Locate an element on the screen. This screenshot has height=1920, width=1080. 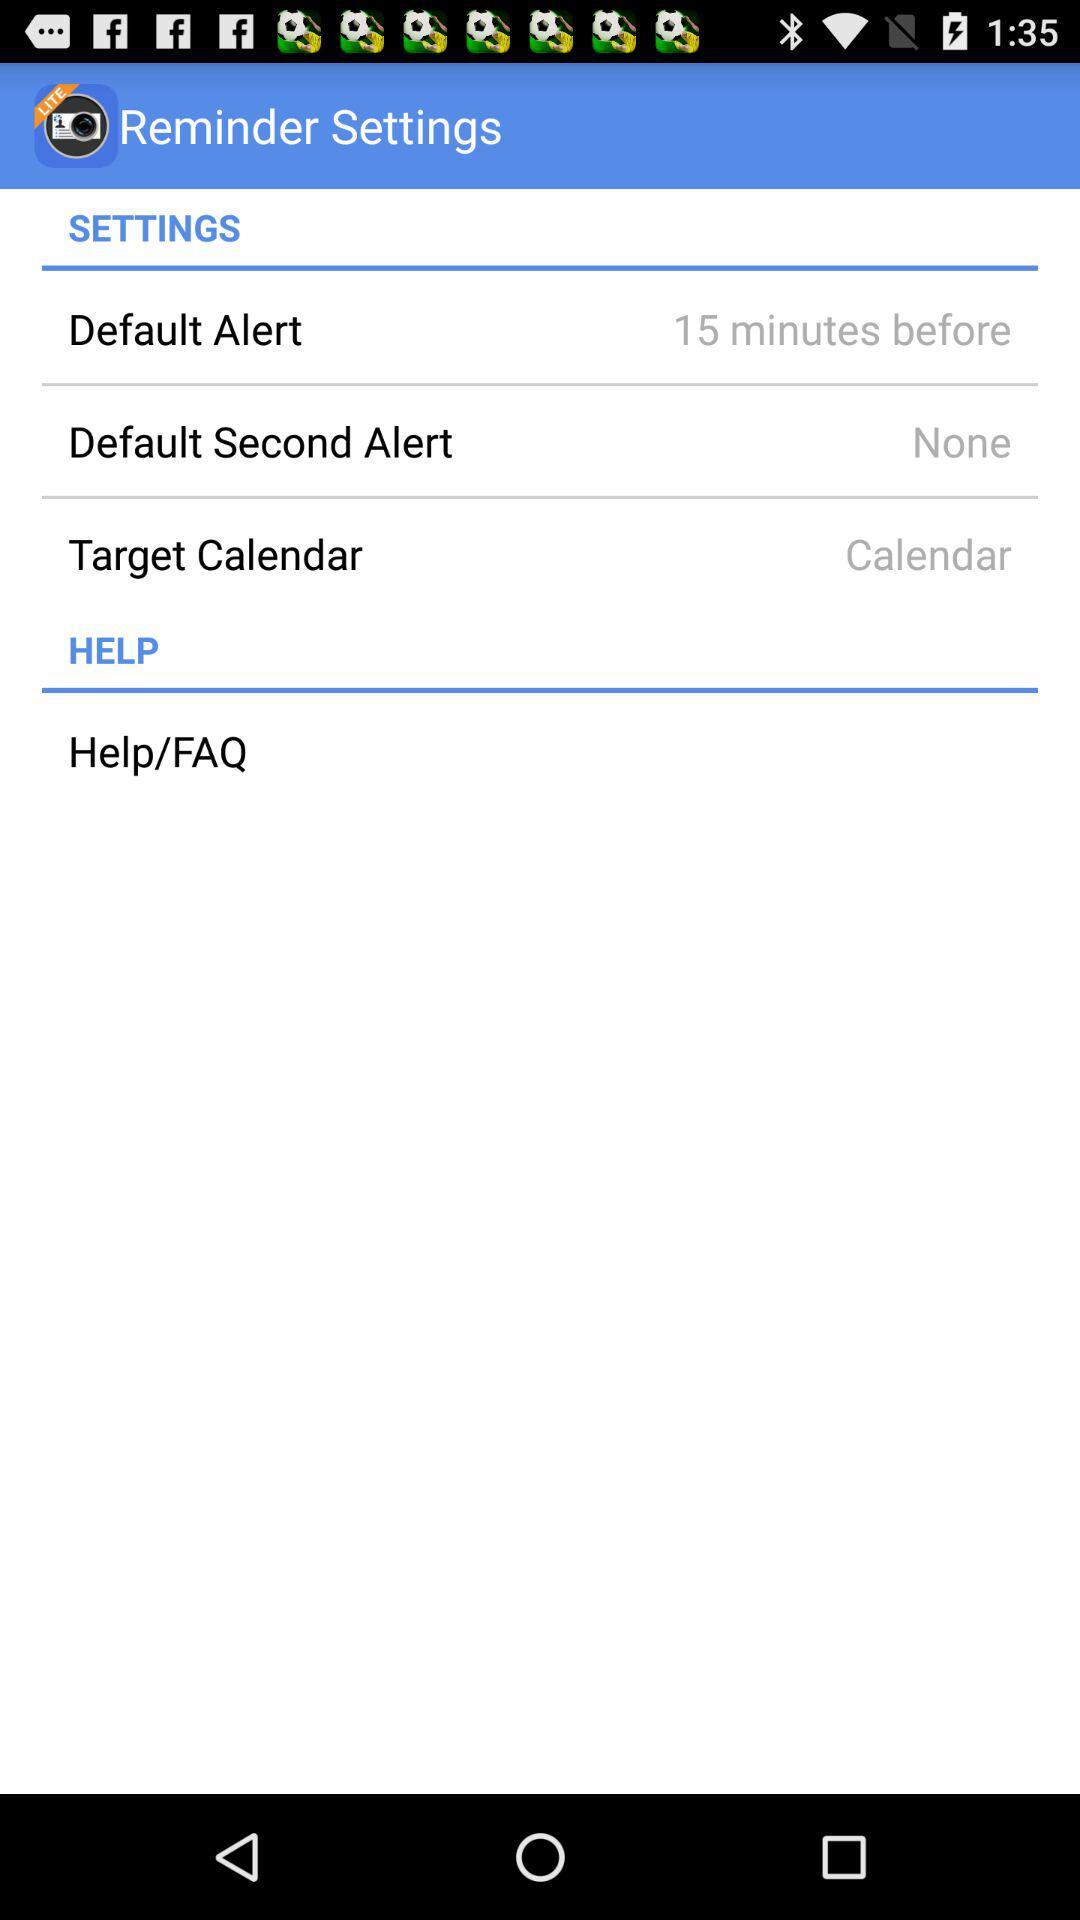
app above the help/faq app is located at coordinates (540, 690).